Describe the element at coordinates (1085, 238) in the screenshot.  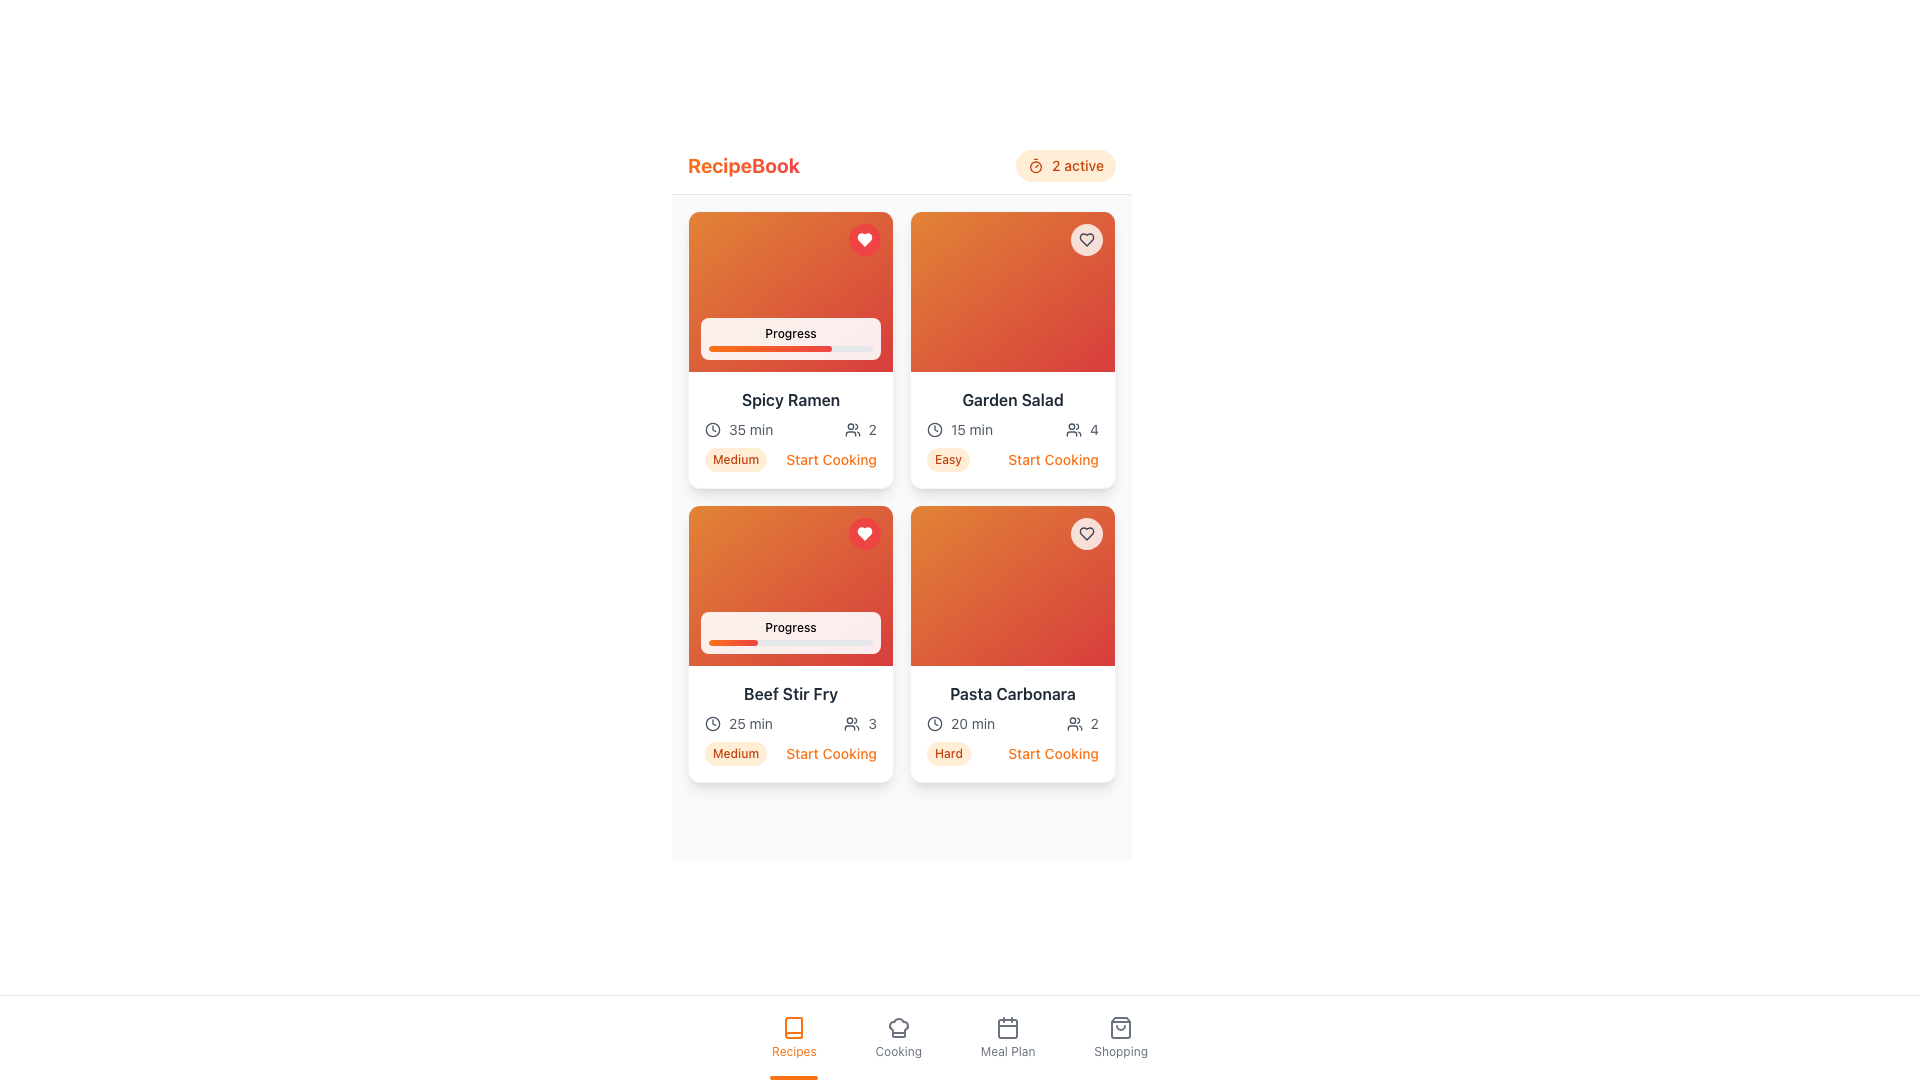
I see `the heart-shaped icon located at the top-right corner of the card` at that location.